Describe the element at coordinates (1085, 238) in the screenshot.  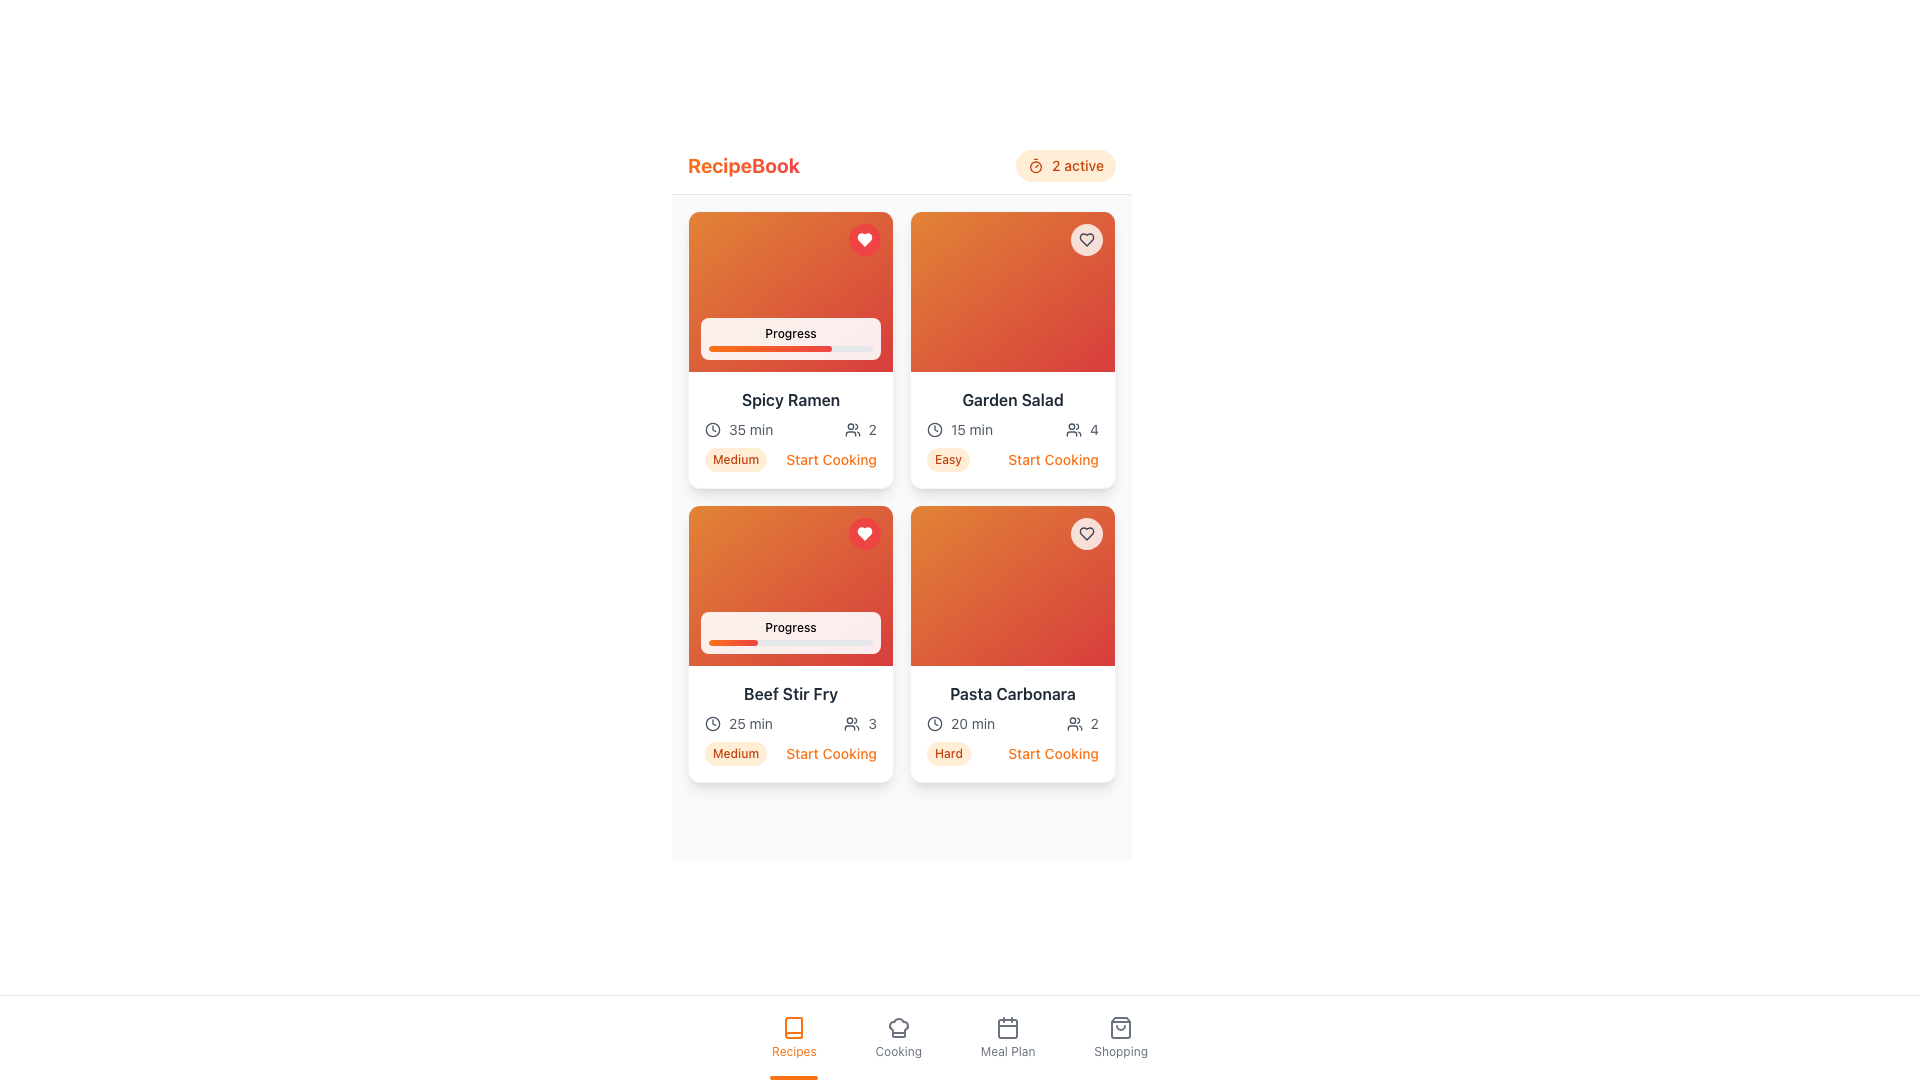
I see `the heart-shaped icon located at the top-right corner of the card` at that location.